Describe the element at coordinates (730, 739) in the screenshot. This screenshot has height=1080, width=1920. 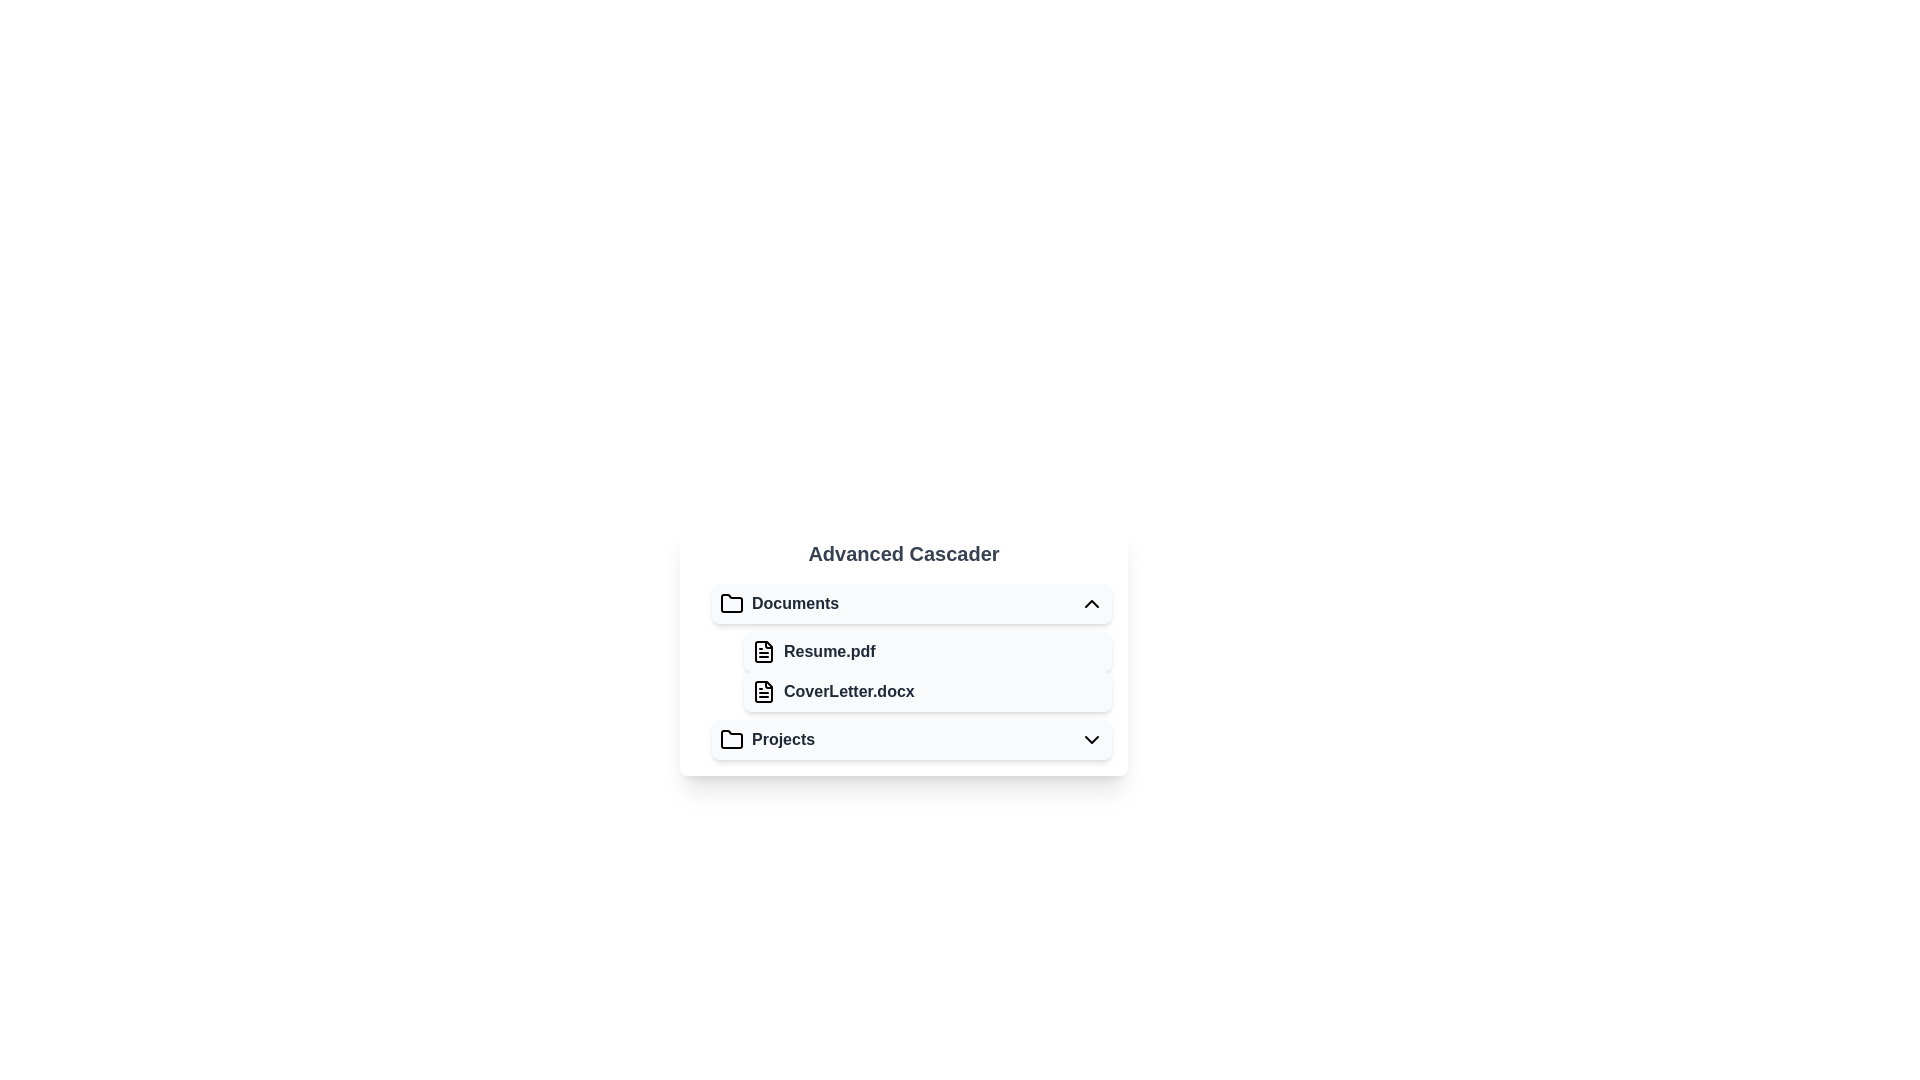
I see `the 'Projects' icon, which serves as a graphical representation for the Projects section in the collapsible menu` at that location.